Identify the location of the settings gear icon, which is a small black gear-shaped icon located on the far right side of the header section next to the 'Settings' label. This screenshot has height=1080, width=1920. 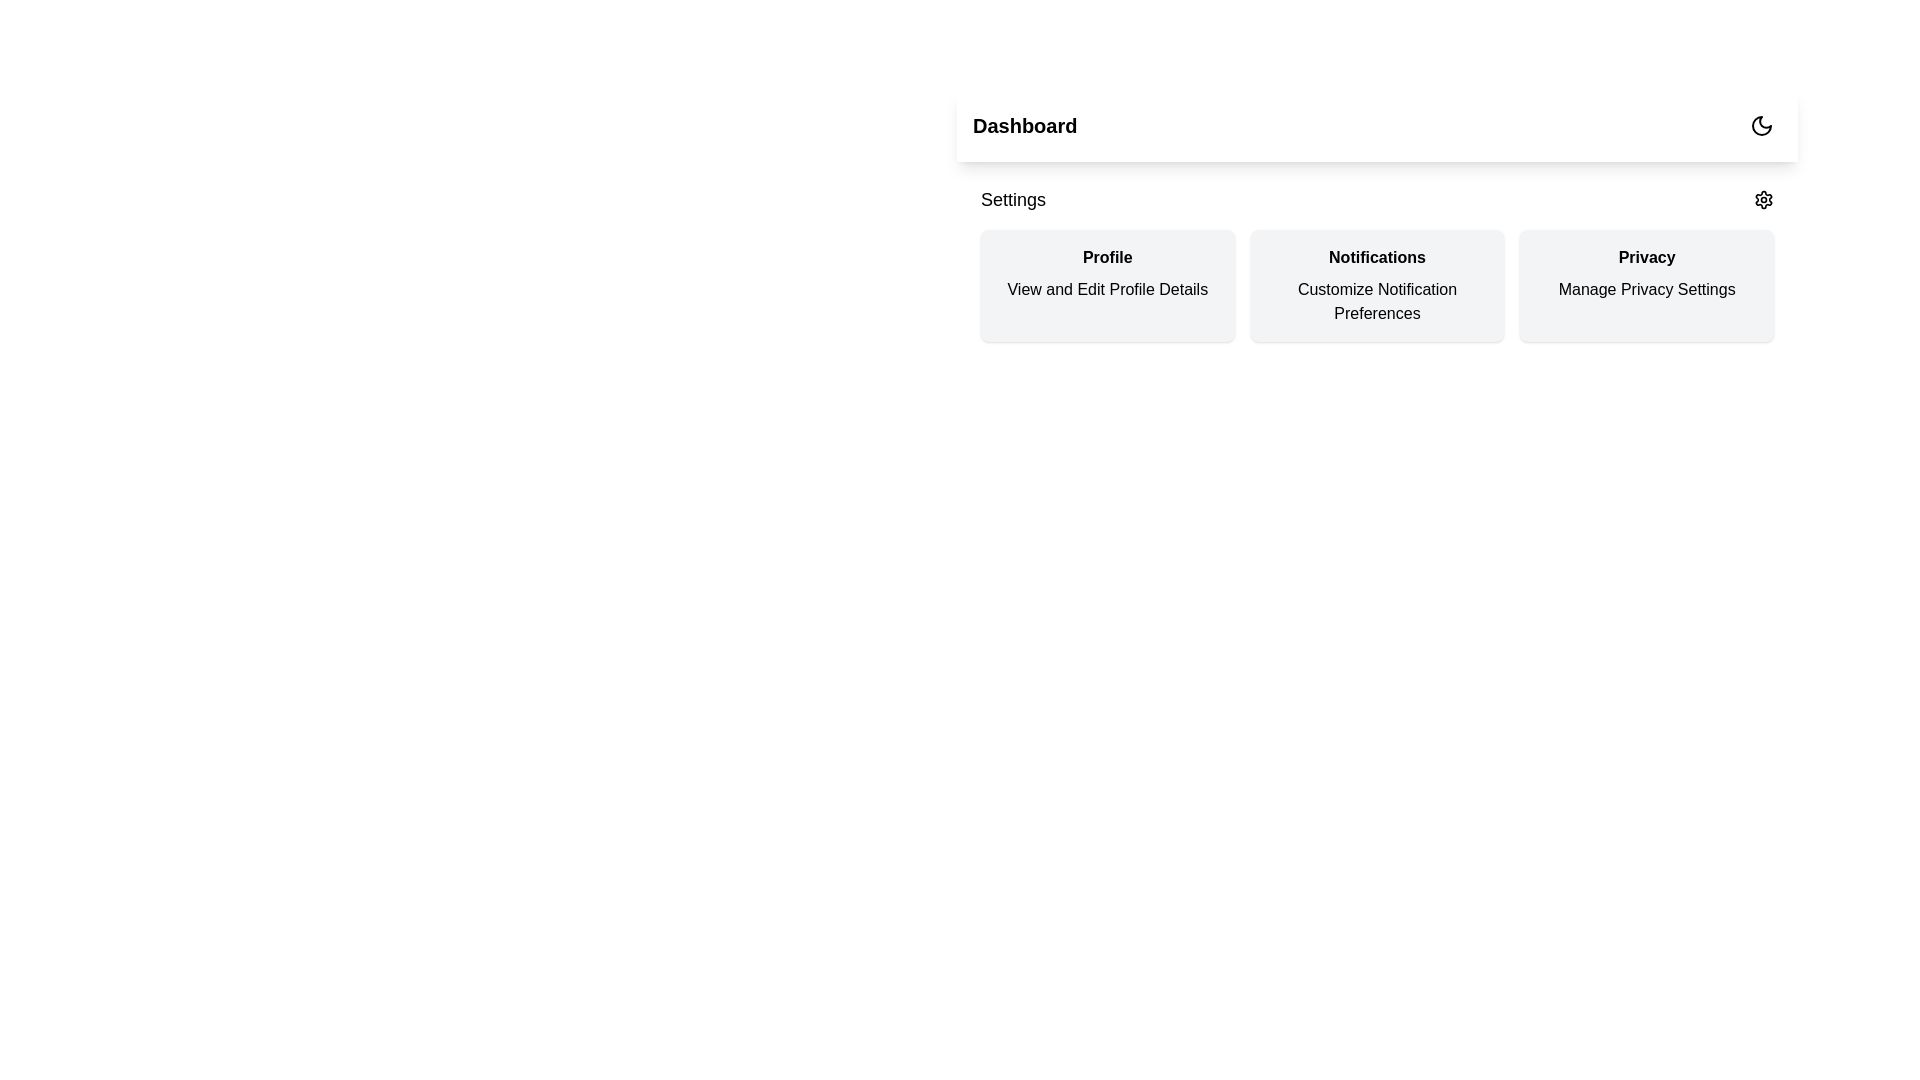
(1763, 200).